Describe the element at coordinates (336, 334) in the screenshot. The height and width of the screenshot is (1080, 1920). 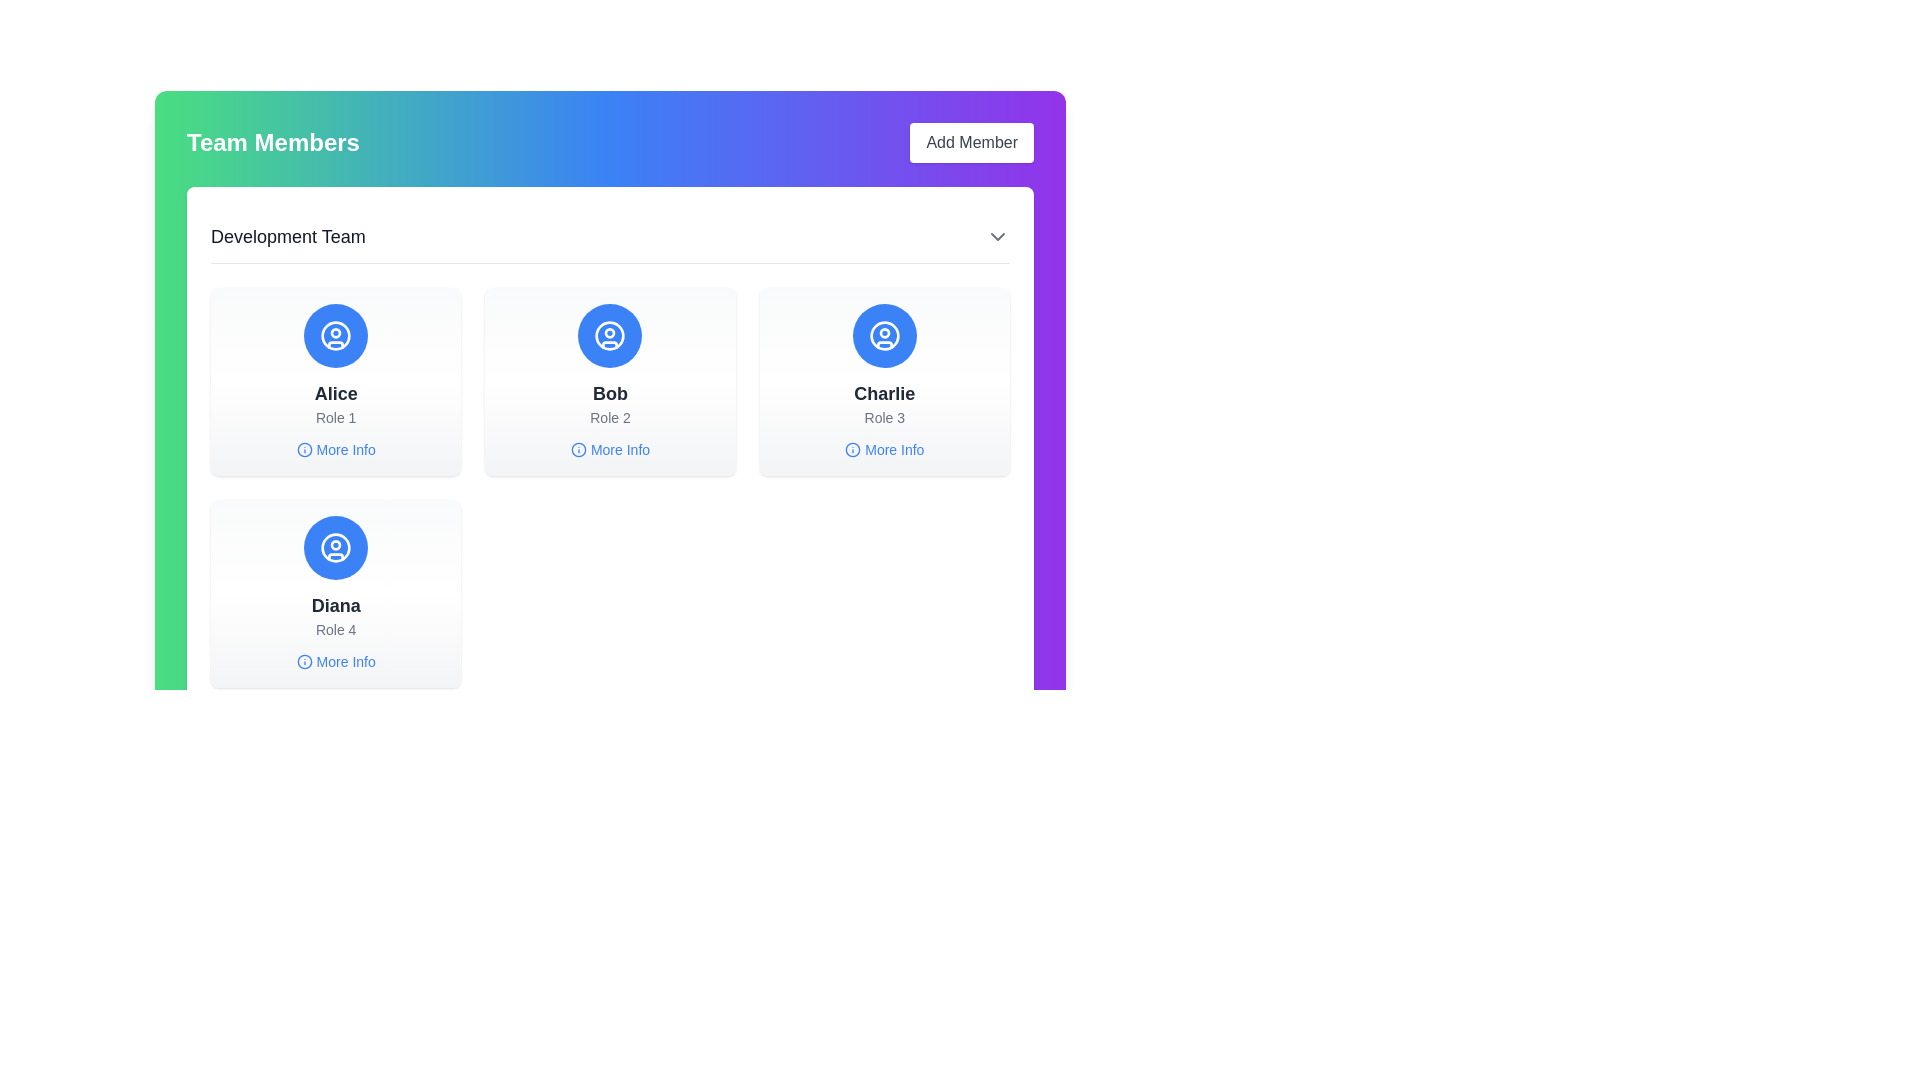
I see `the outer circle of the user icon located within the card labeled 'Alice Role 1' in the first column of the 'Development Team' section` at that location.